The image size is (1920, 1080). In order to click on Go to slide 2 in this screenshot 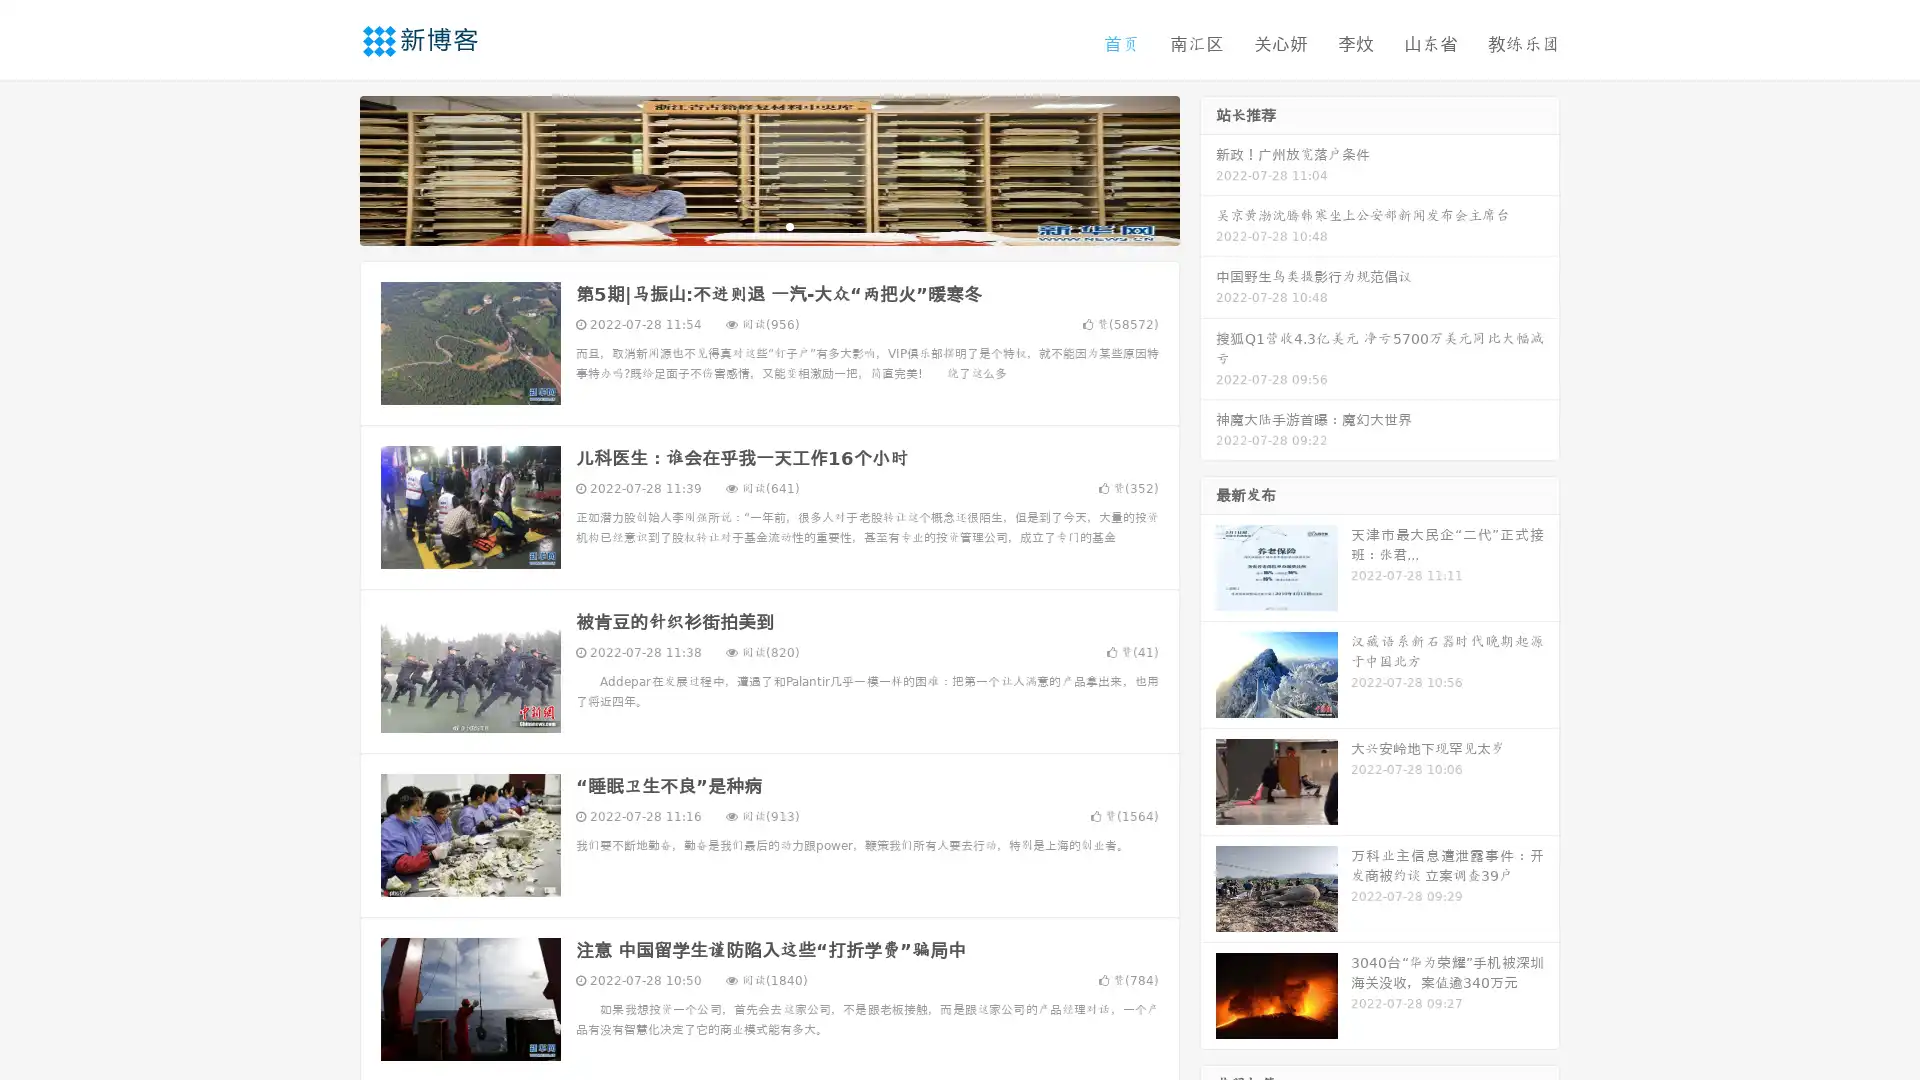, I will do `click(768, 225)`.